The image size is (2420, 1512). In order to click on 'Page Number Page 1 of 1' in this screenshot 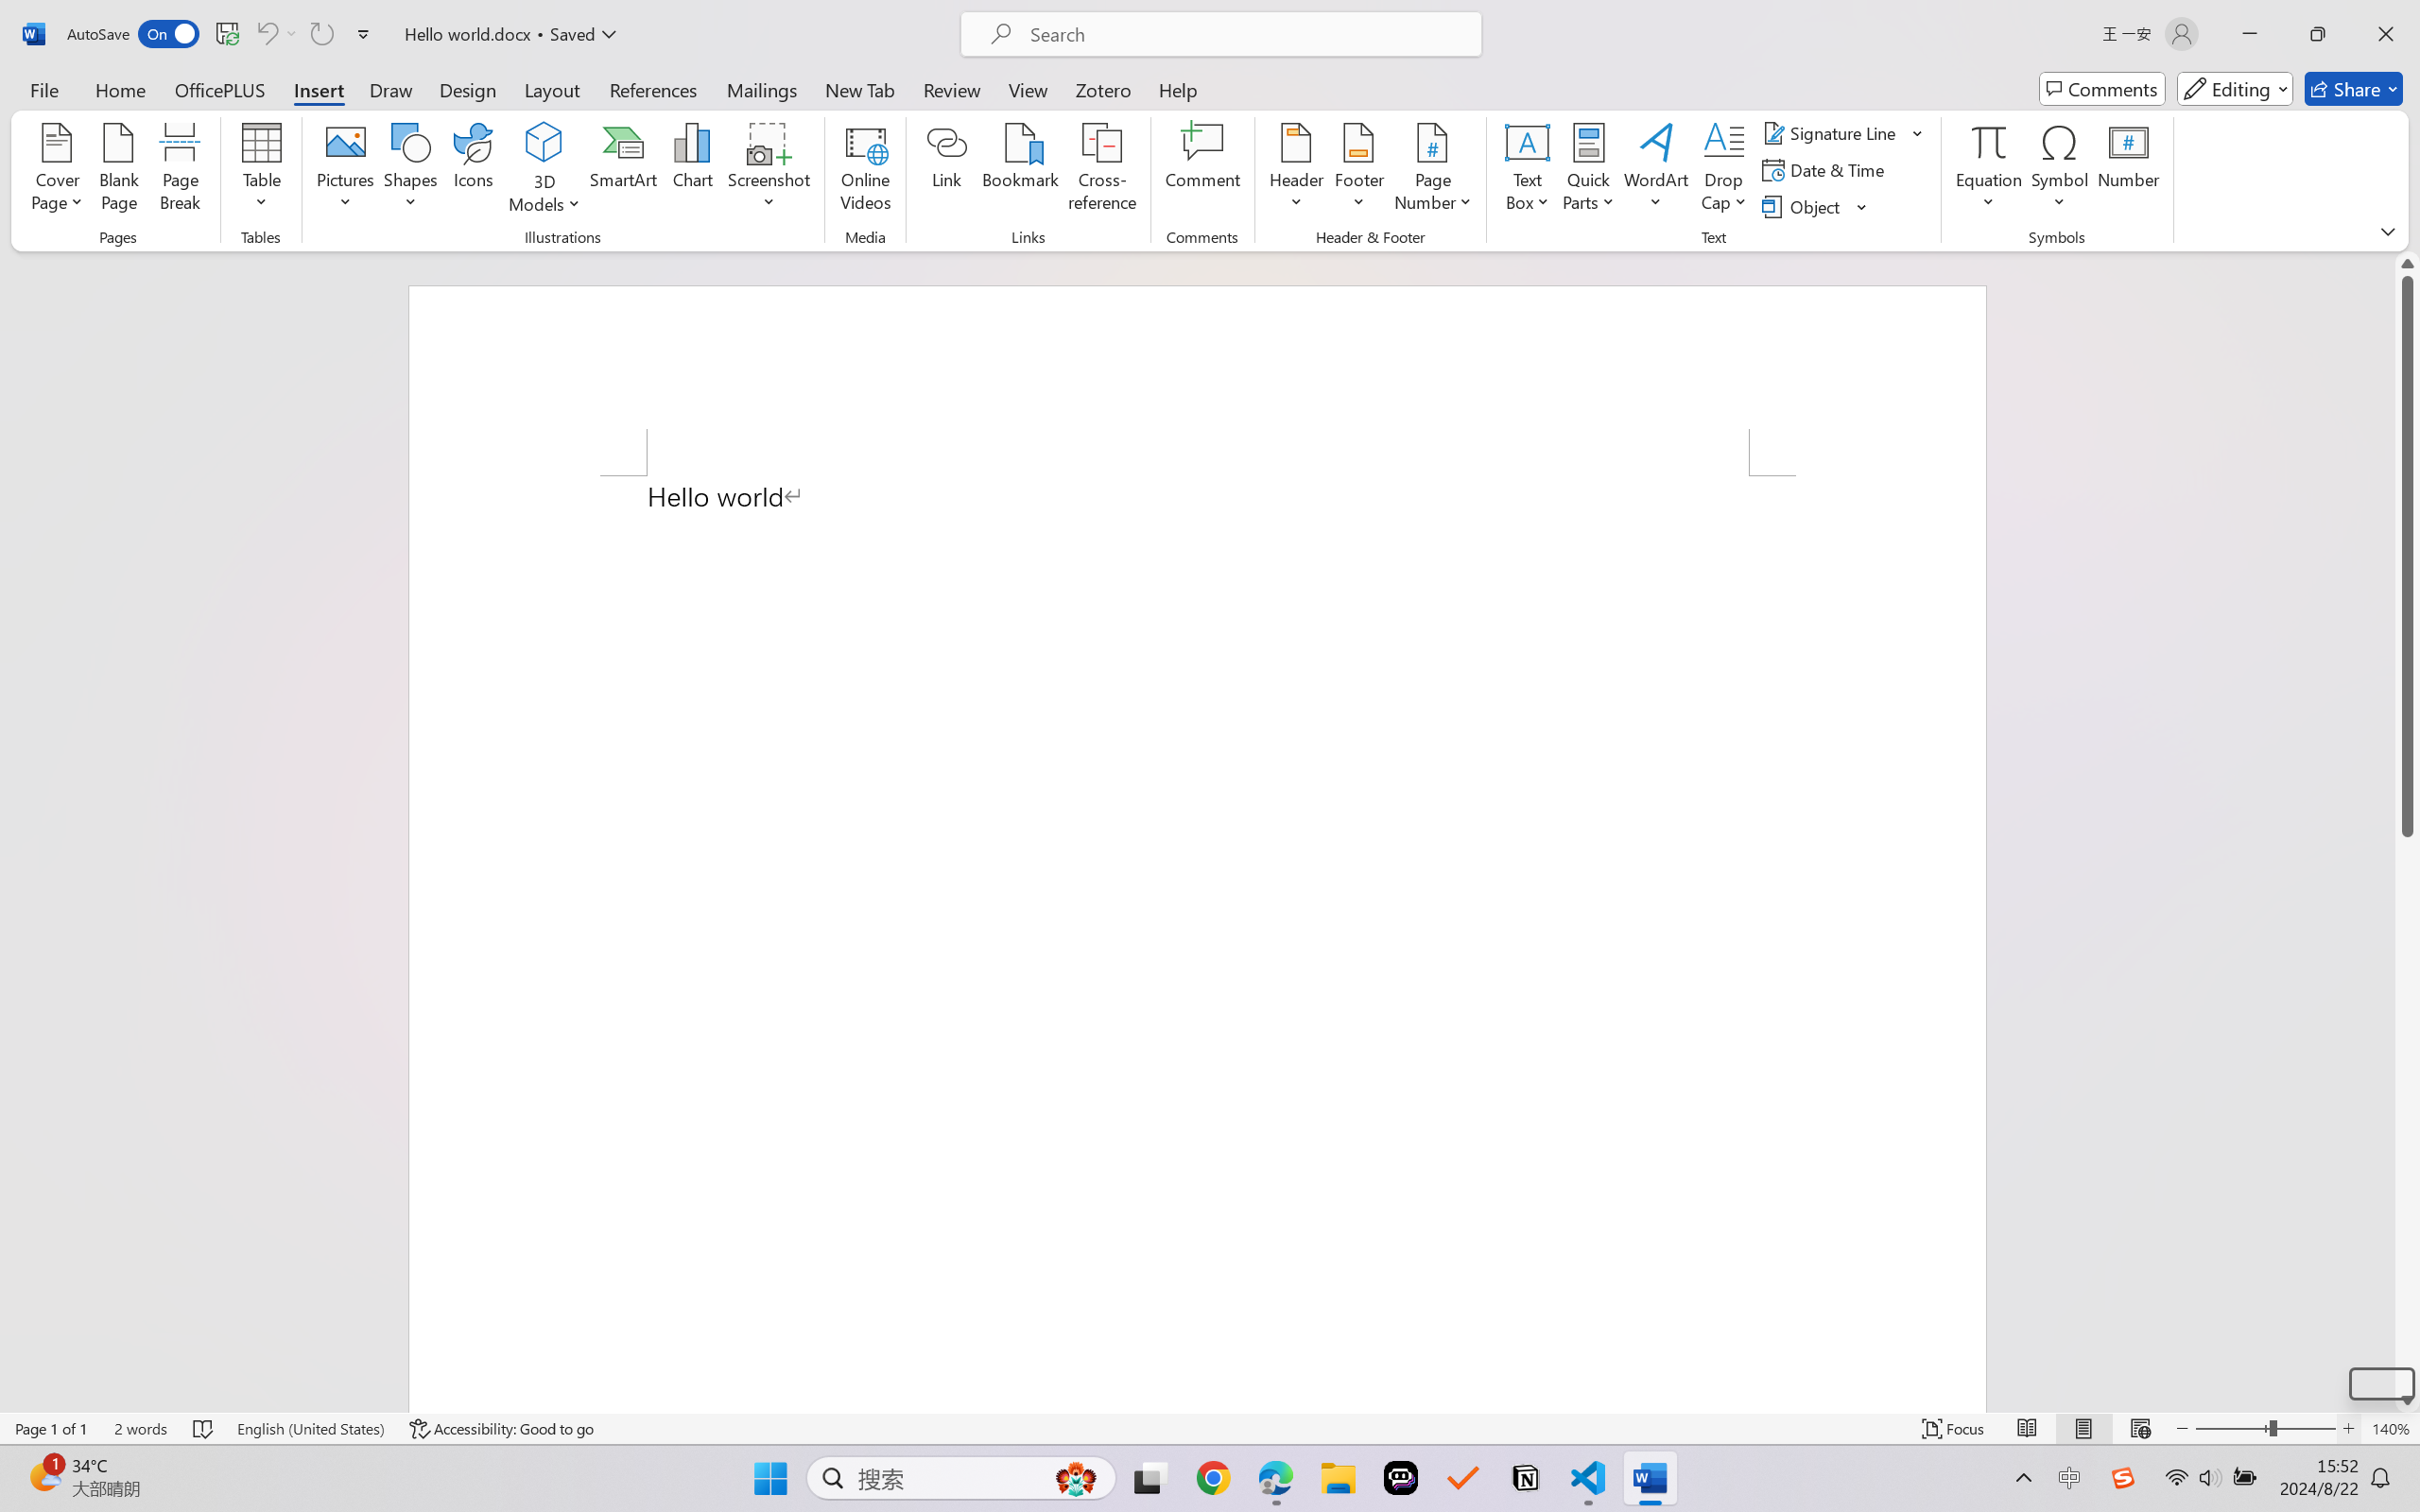, I will do `click(52, 1428)`.